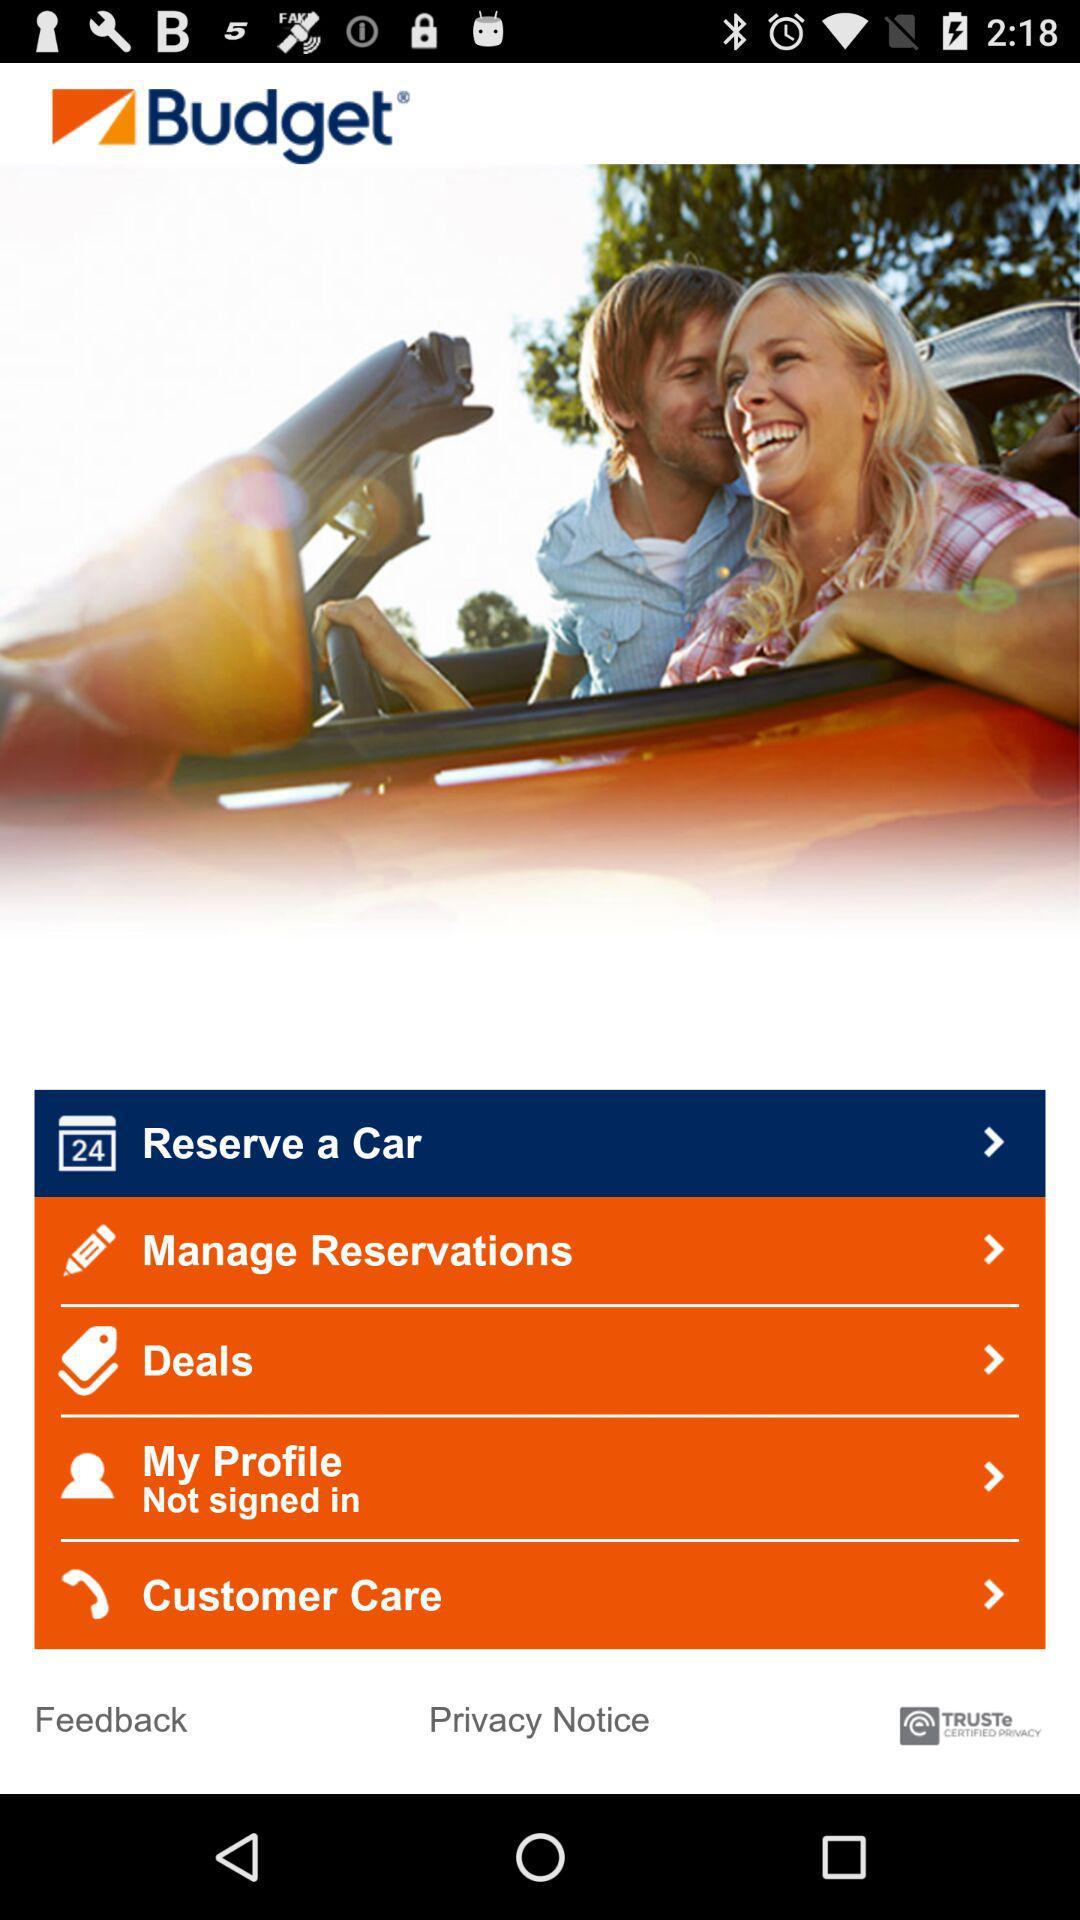 Image resolution: width=1080 pixels, height=1920 pixels. What do you see at coordinates (540, 1360) in the screenshot?
I see `the deals item` at bounding box center [540, 1360].